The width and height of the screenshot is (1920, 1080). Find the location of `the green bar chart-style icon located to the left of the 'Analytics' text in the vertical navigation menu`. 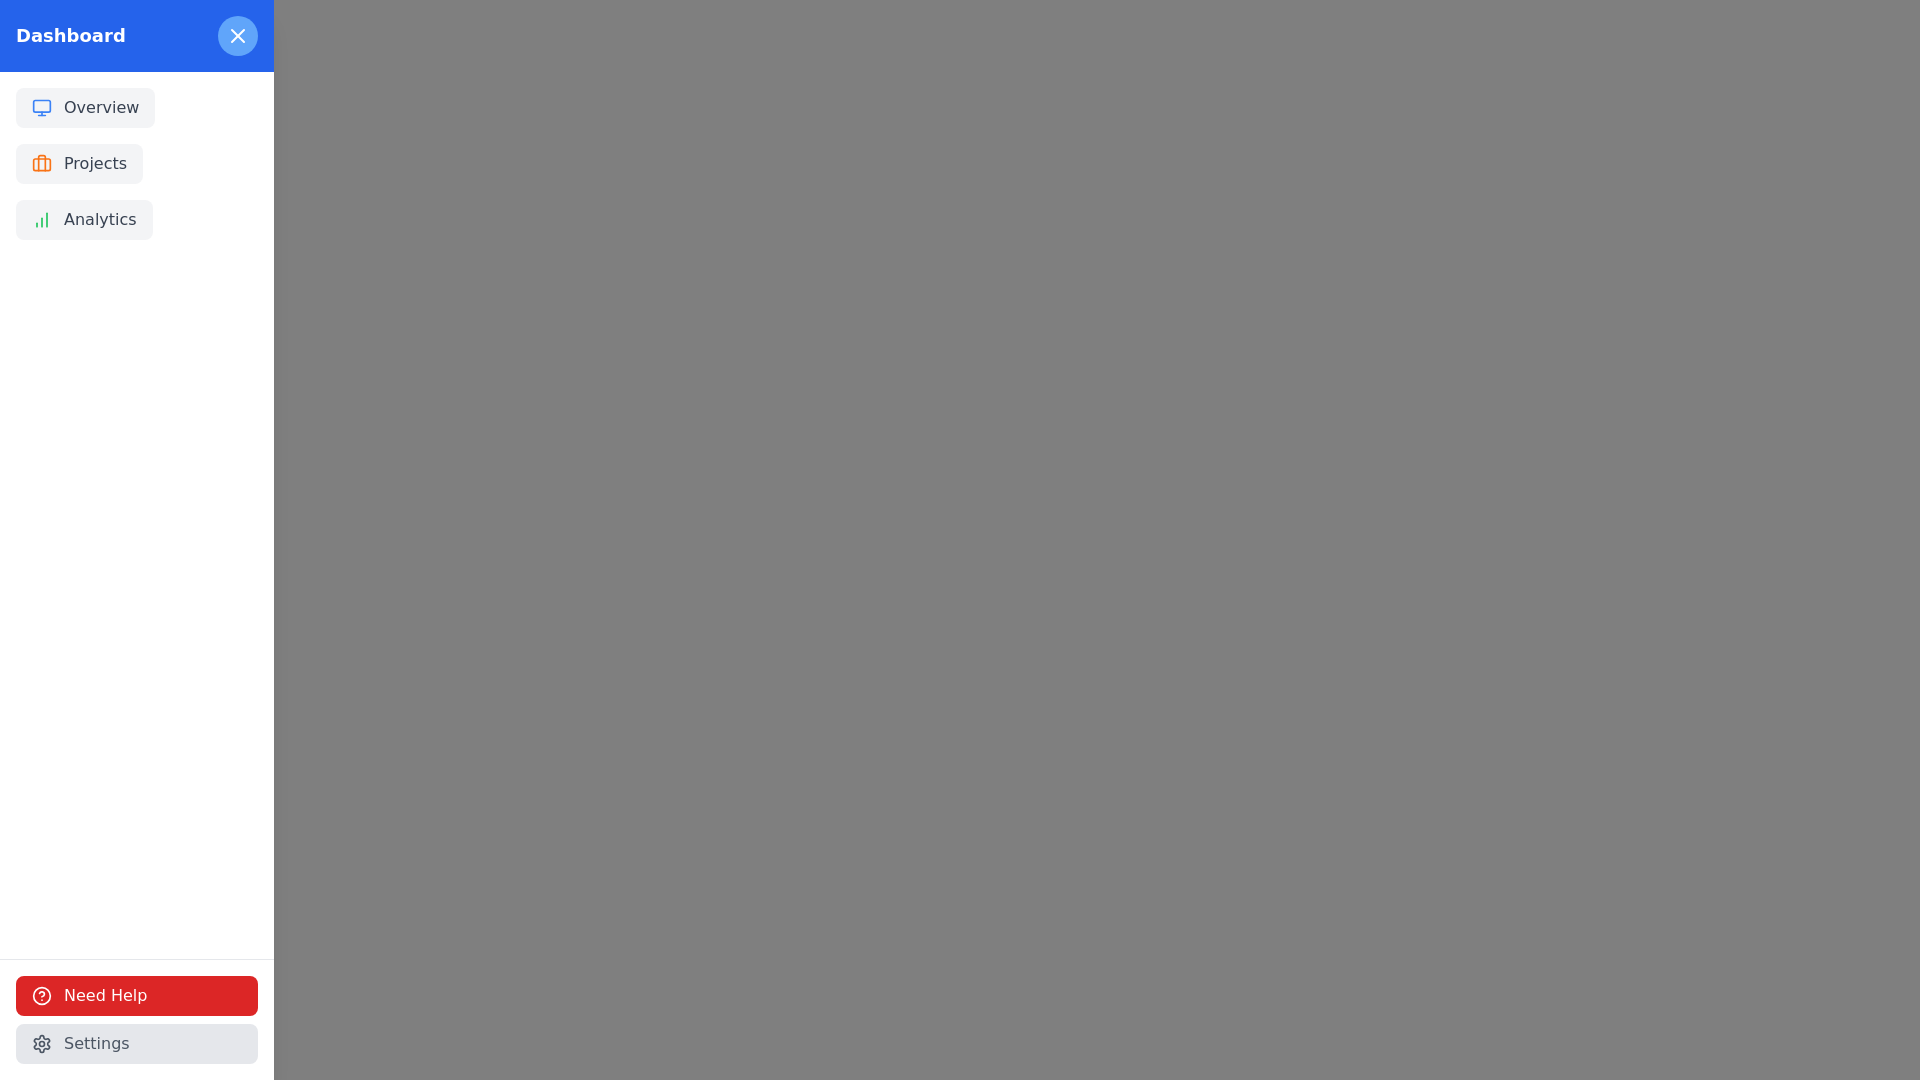

the green bar chart-style icon located to the left of the 'Analytics' text in the vertical navigation menu is located at coordinates (42, 219).